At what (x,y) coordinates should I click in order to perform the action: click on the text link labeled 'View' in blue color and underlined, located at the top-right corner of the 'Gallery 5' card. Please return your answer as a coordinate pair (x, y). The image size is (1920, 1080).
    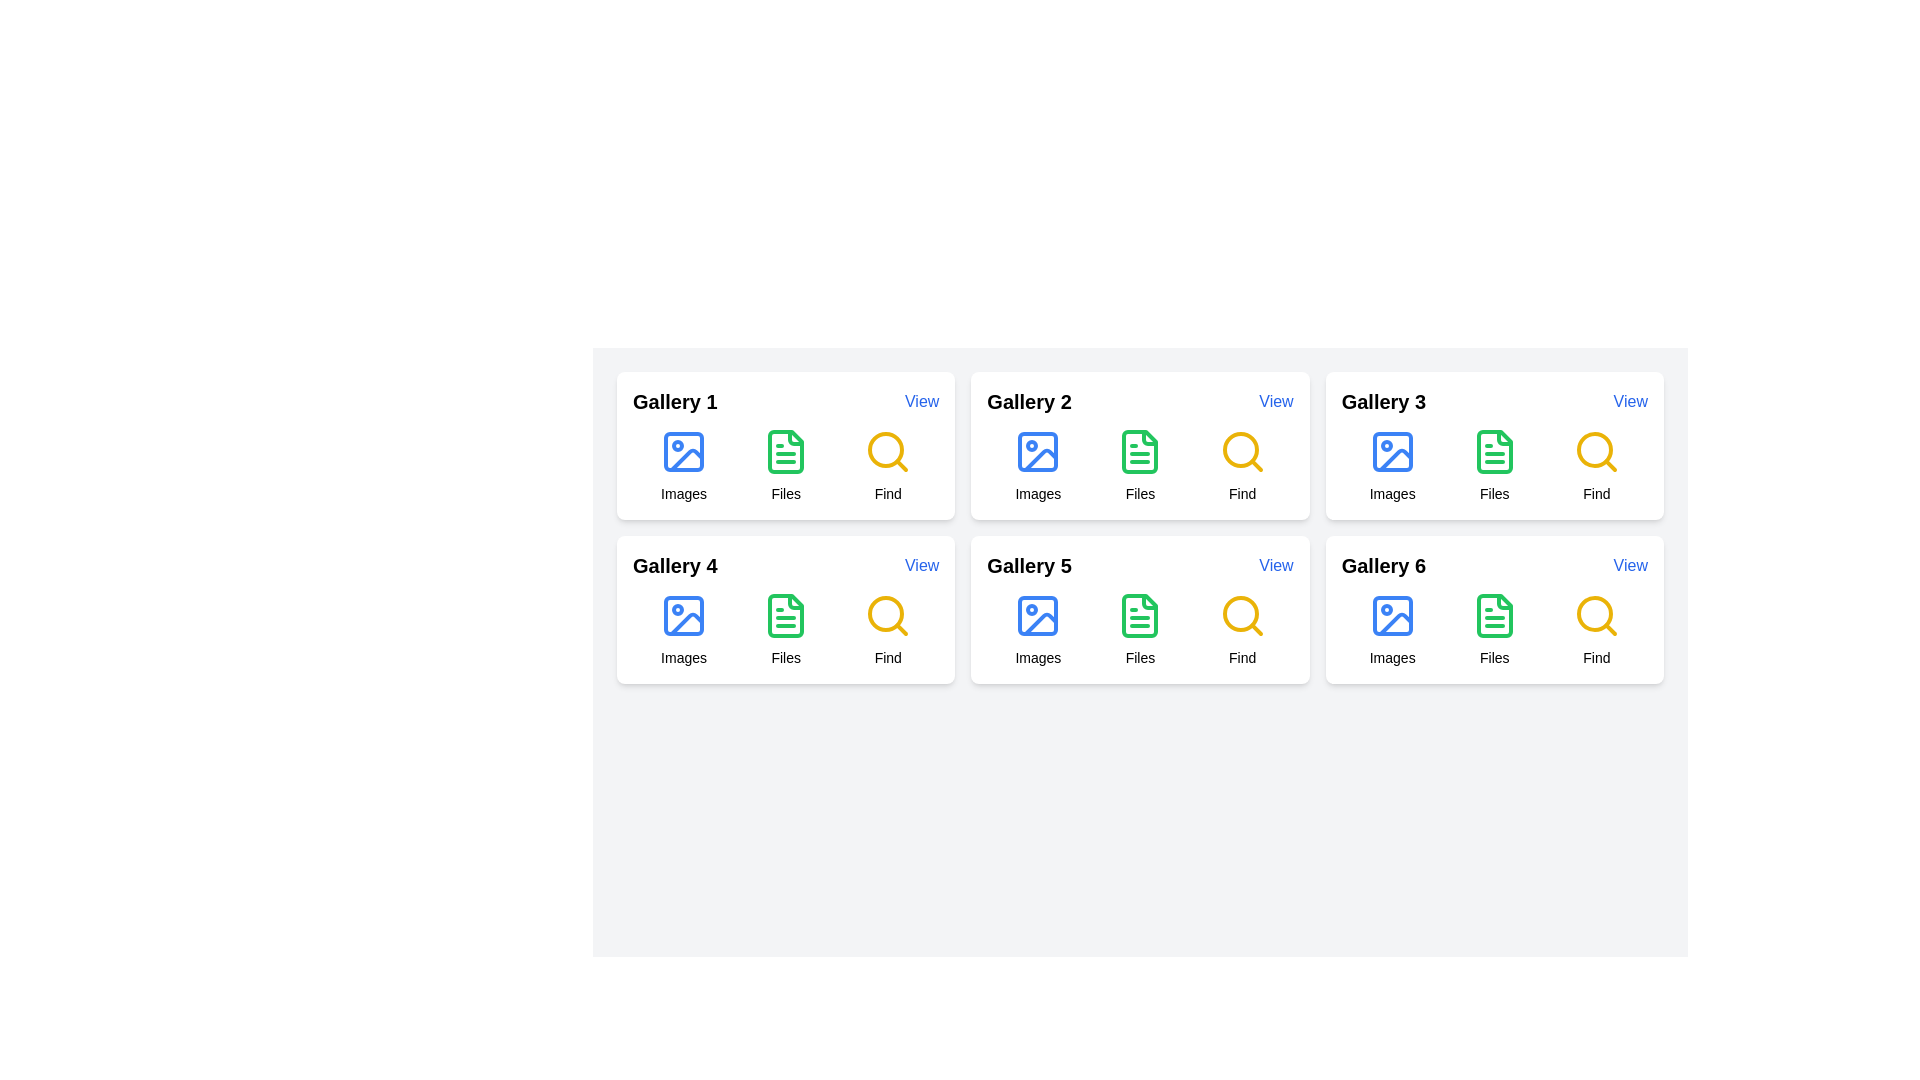
    Looking at the image, I should click on (1275, 566).